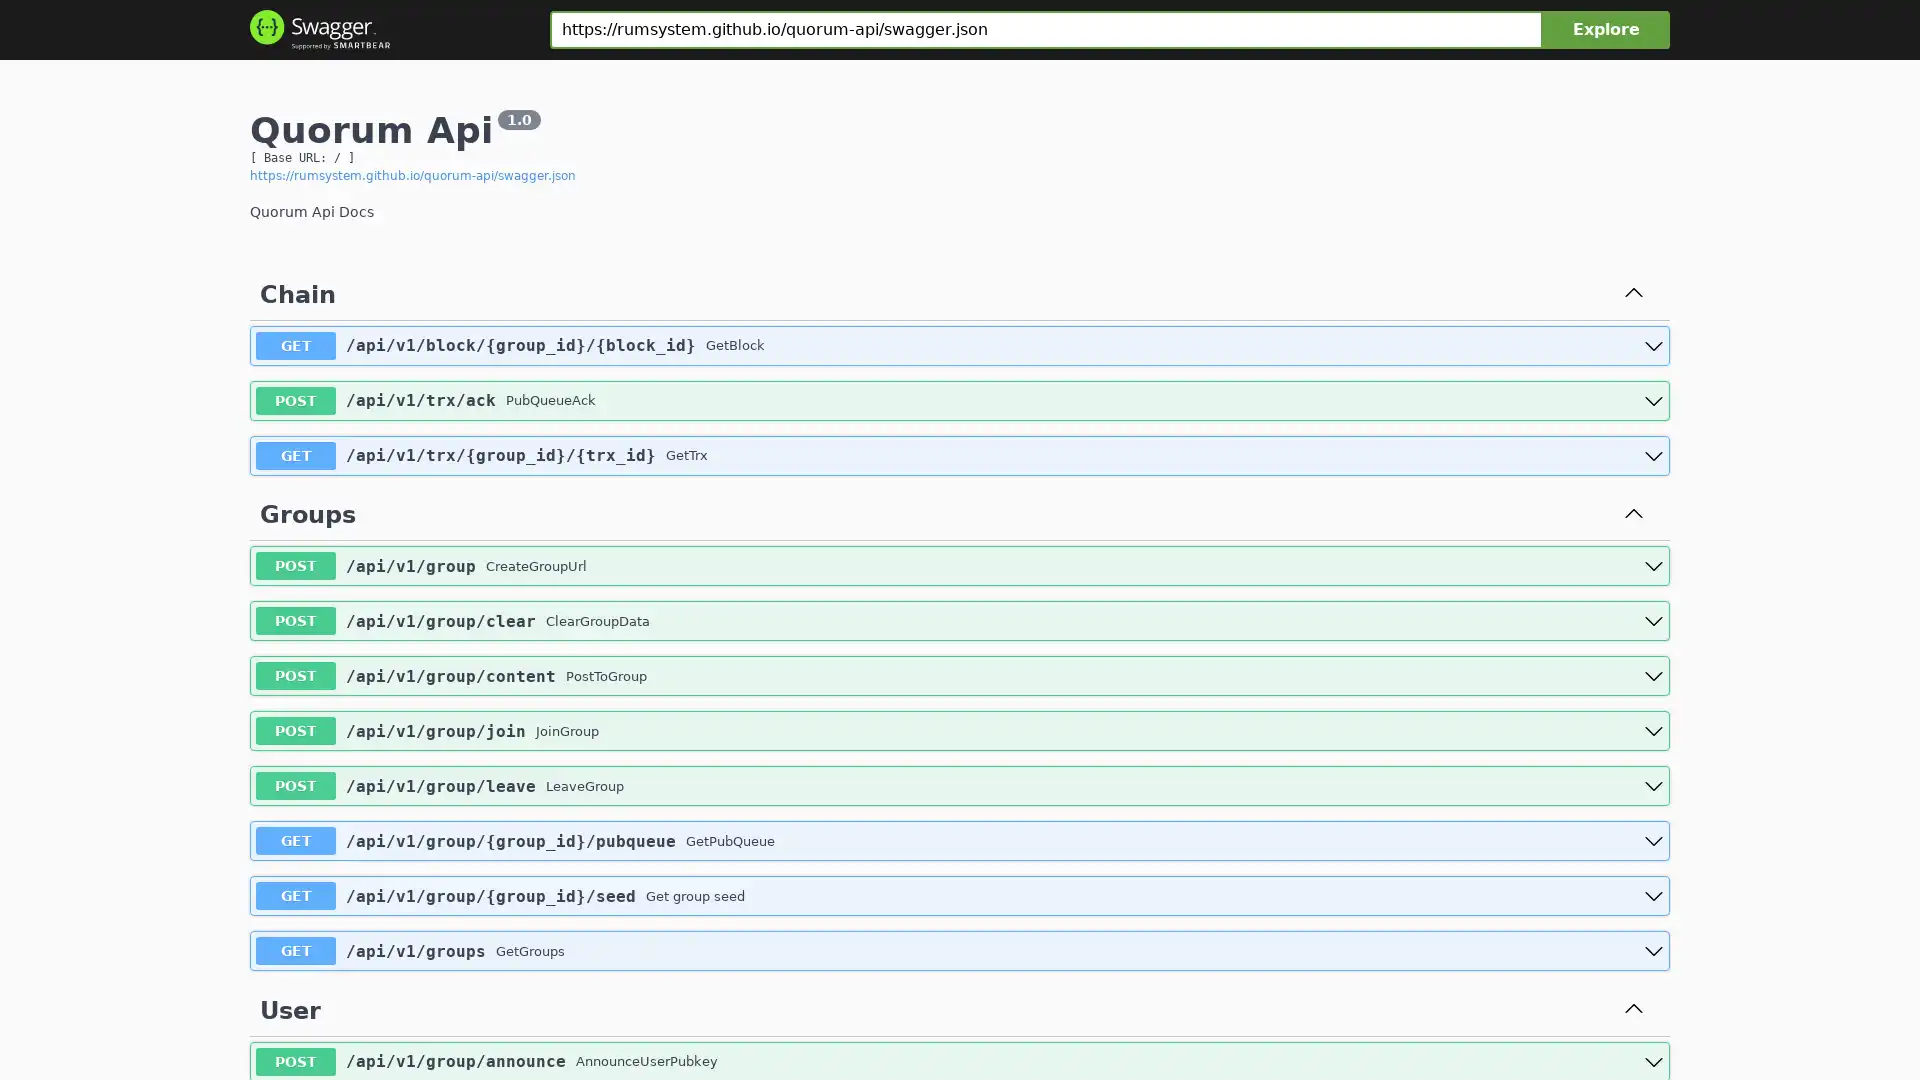 The height and width of the screenshot is (1080, 1920). What do you see at coordinates (960, 894) in the screenshot?
I see `get /api/v1/group/{group_id}/seed` at bounding box center [960, 894].